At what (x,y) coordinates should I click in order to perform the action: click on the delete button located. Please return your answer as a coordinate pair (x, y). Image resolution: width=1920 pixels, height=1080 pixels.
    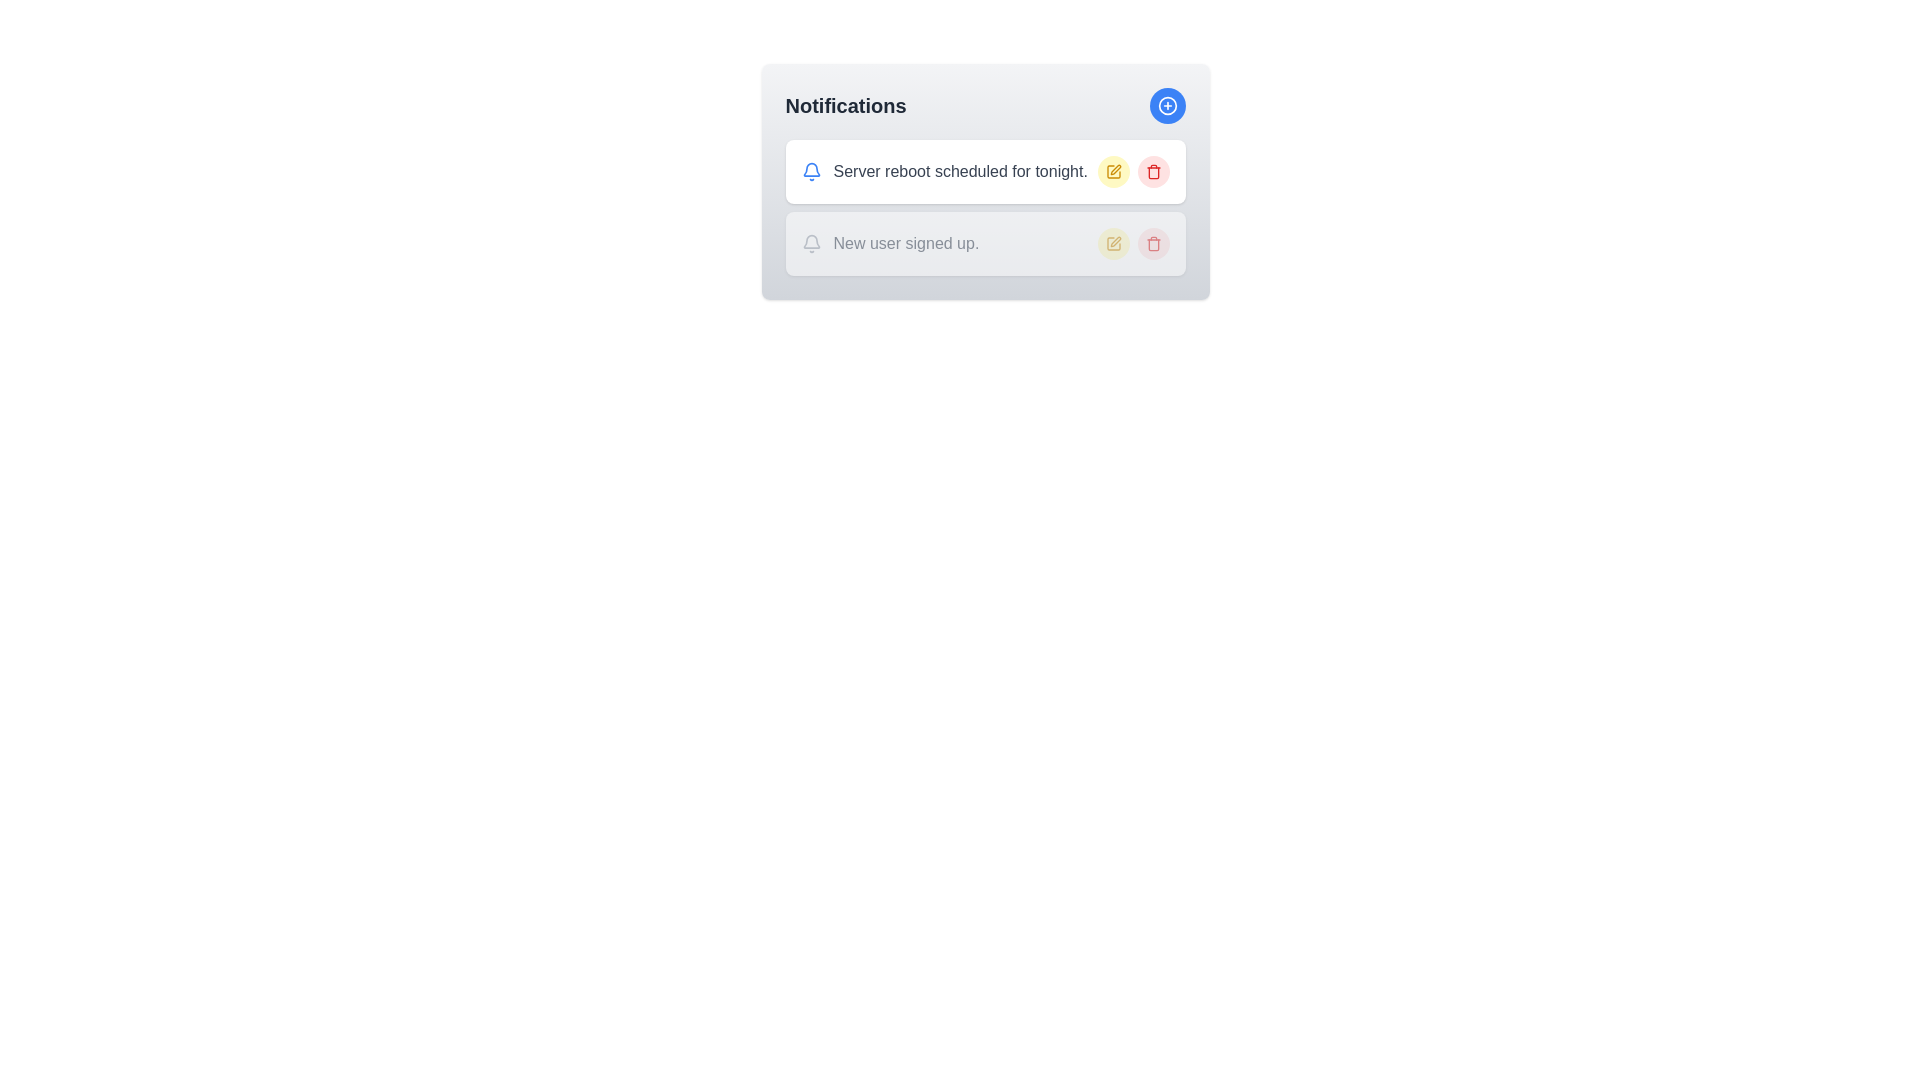
    Looking at the image, I should click on (1153, 242).